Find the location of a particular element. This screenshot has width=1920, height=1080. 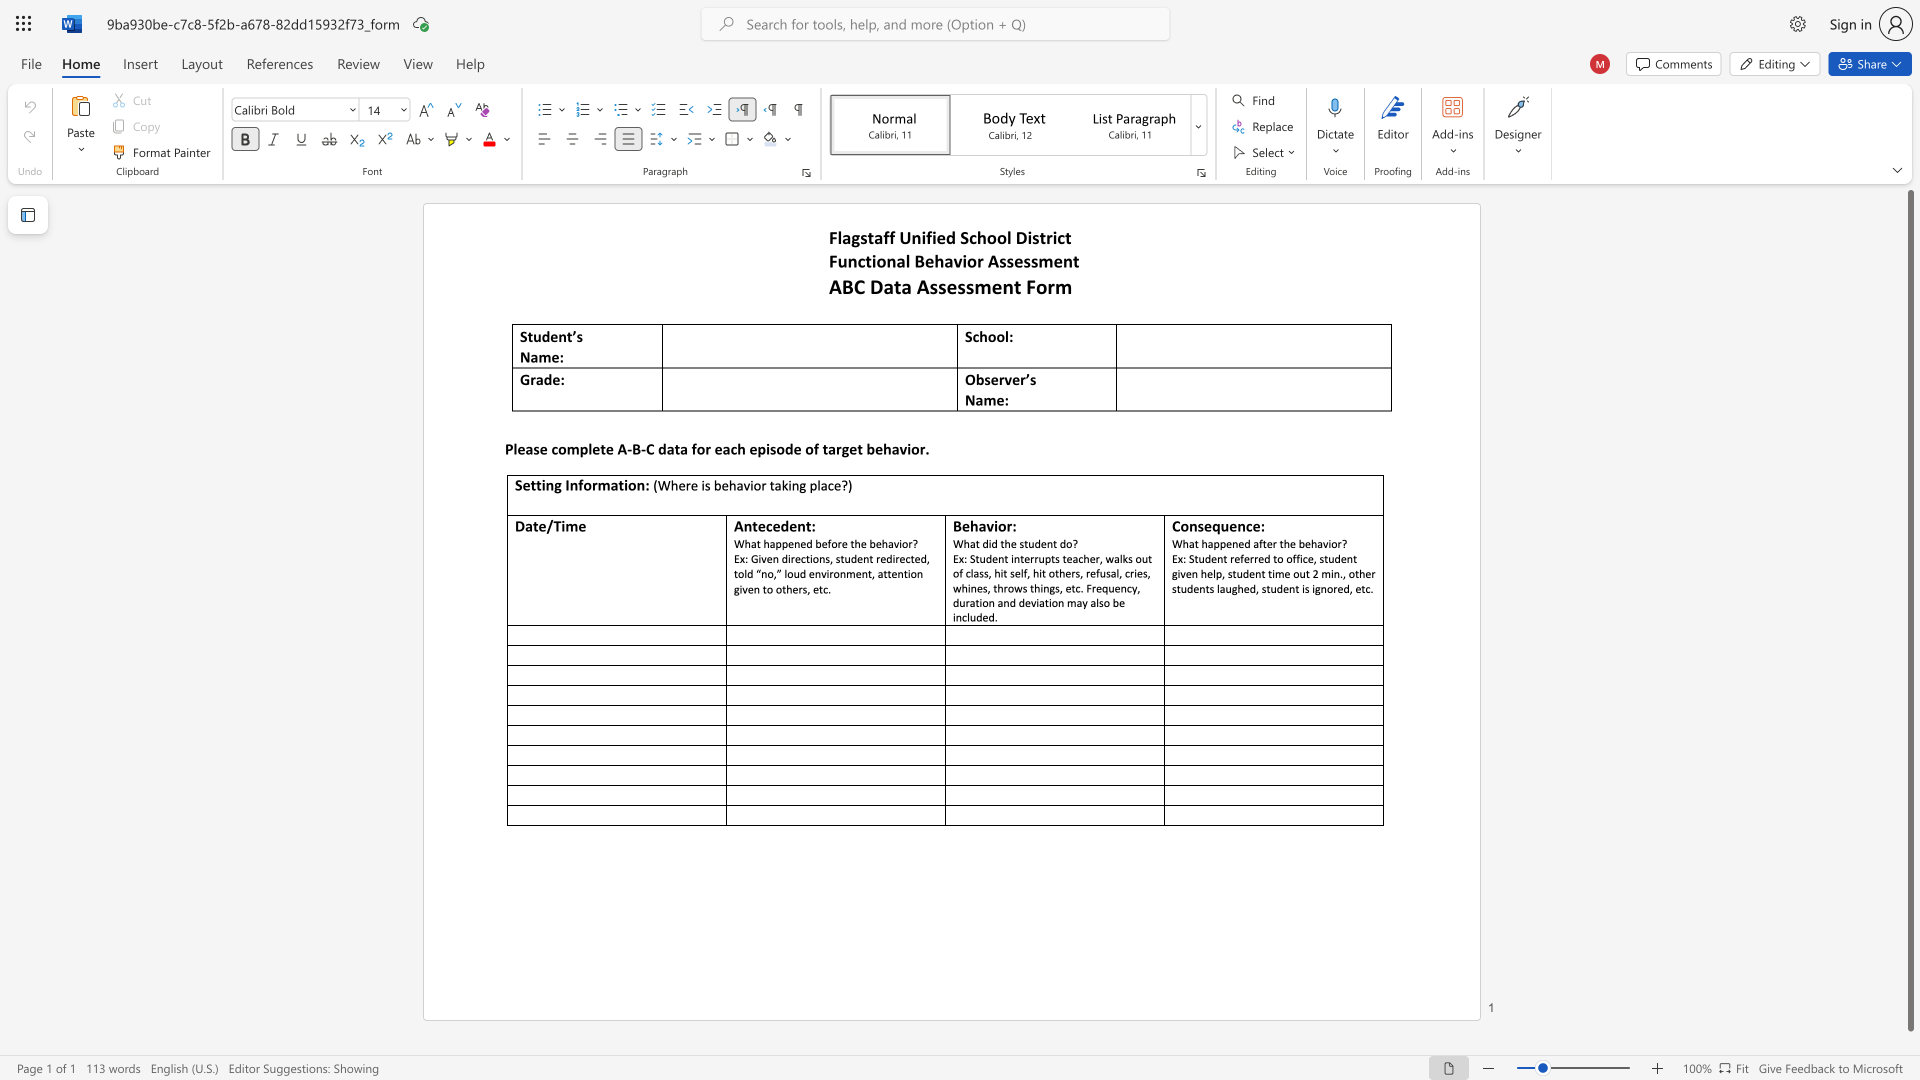

the subset text ", walks out" within the text "Ex: Student interrupts teacher, walks out of class, hit self, hit others, refusal, cries, whine" is located at coordinates (1098, 558).